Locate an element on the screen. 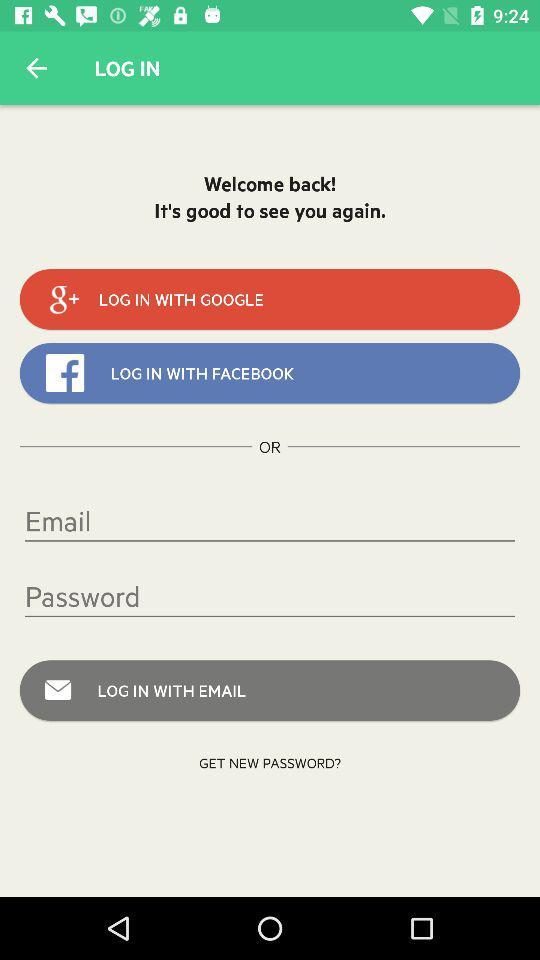 This screenshot has height=960, width=540. the icon to the left of the log in item is located at coordinates (36, 68).